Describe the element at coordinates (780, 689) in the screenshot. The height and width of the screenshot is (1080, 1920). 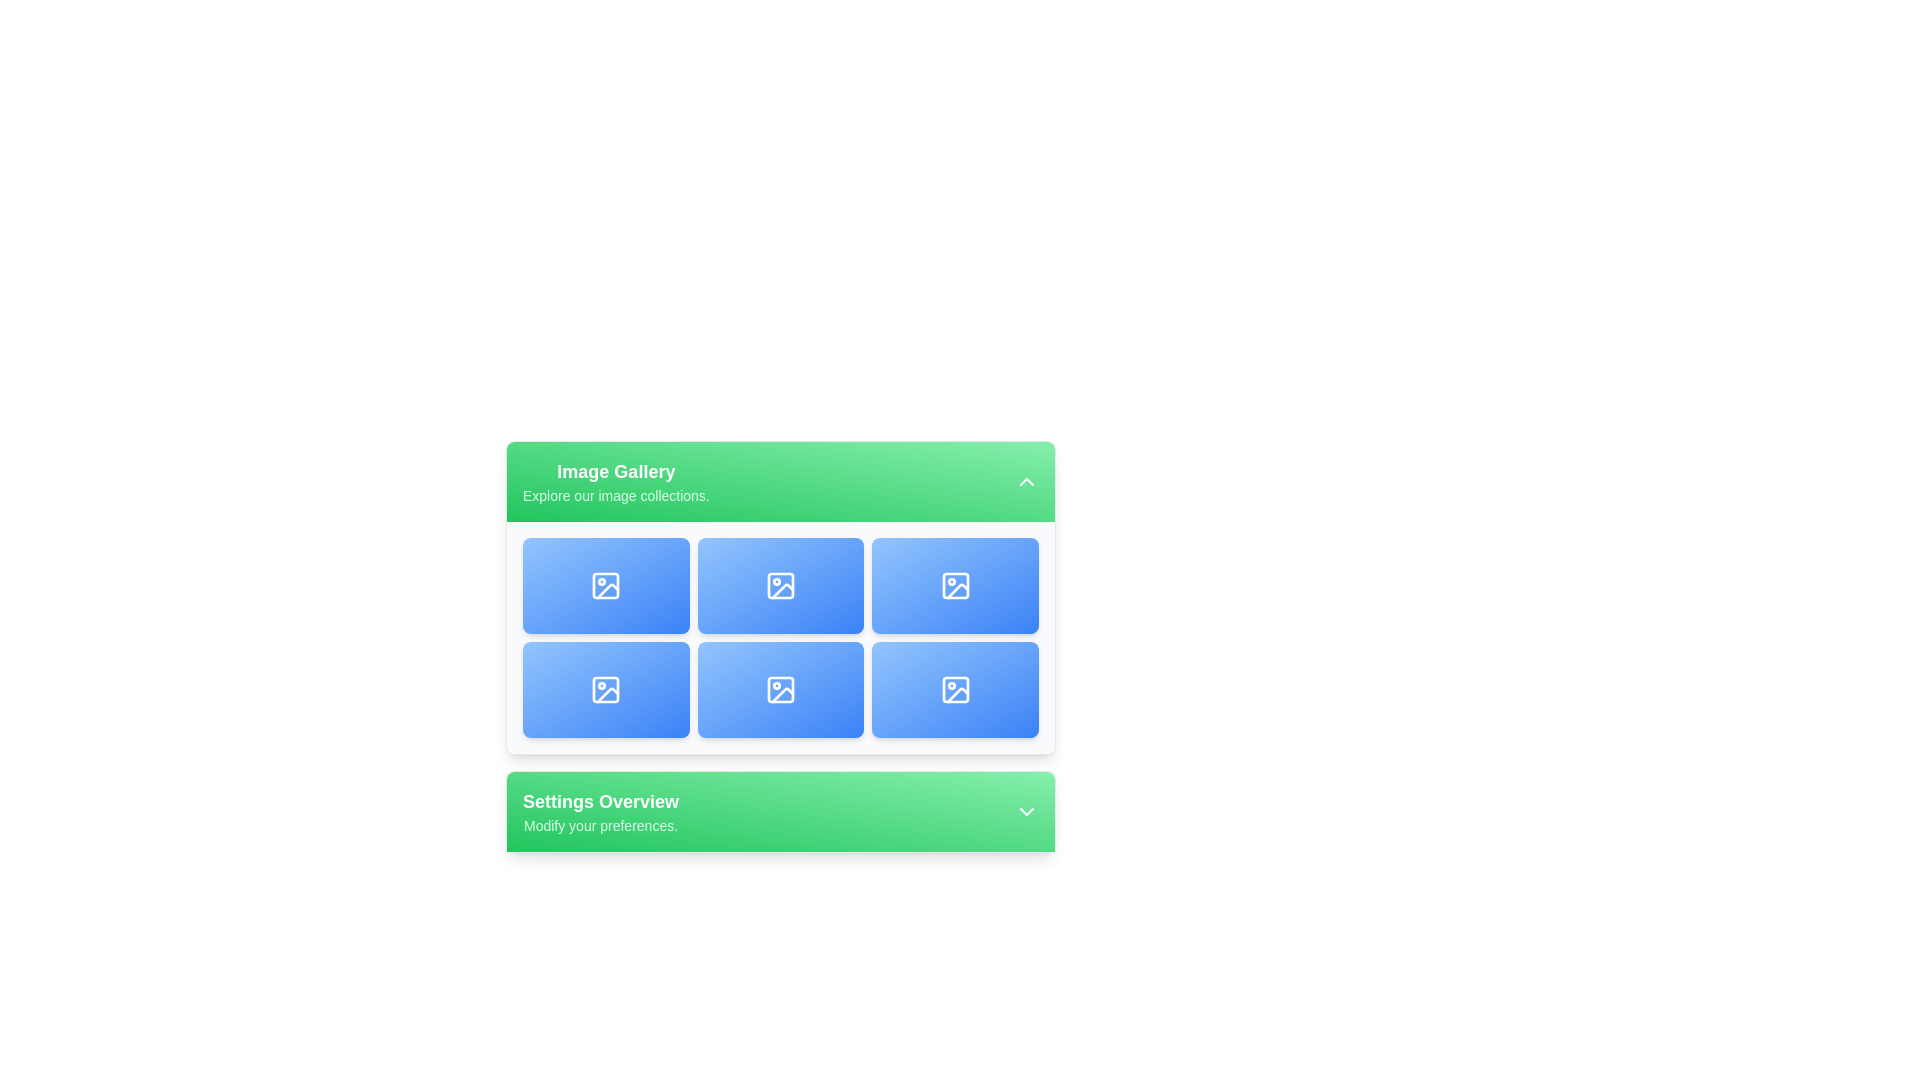
I see `the icon representing the action of selecting or interacting with an image, located within the blue button in the second row, third column of the 'Image Gallery' section` at that location.